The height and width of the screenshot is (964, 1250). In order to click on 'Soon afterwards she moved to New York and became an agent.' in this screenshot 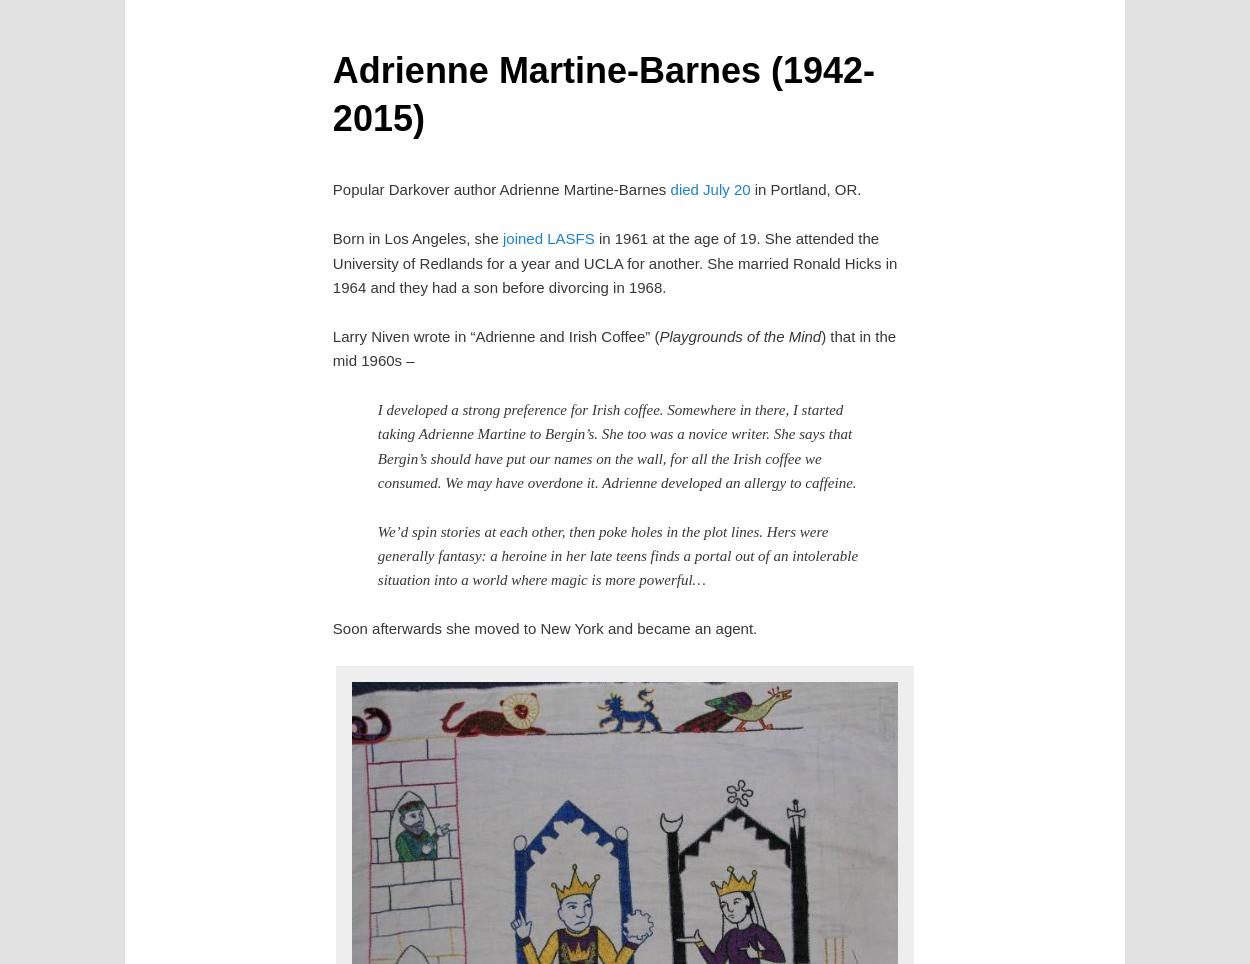, I will do `click(544, 628)`.